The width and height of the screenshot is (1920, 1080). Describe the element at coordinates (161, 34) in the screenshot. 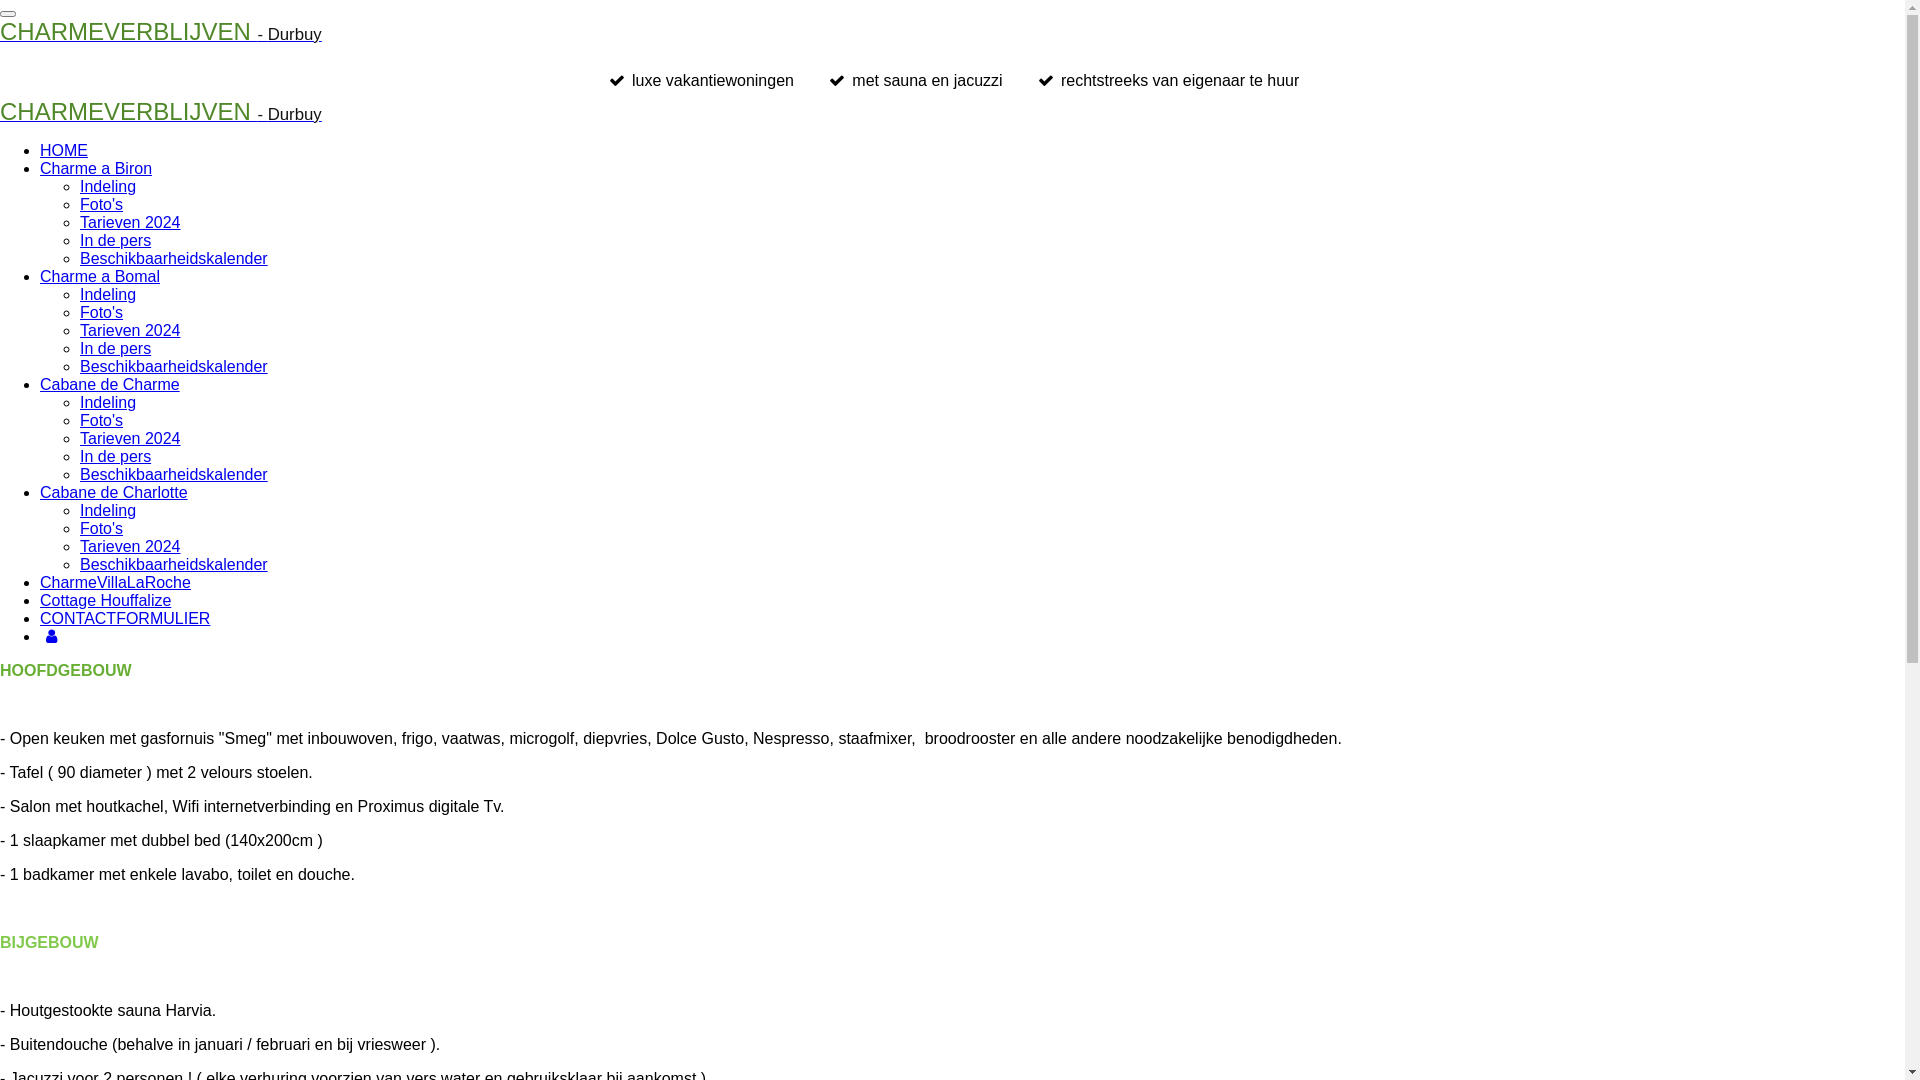

I see `'CHARMEVERBLIJVEN - Durbuy'` at that location.